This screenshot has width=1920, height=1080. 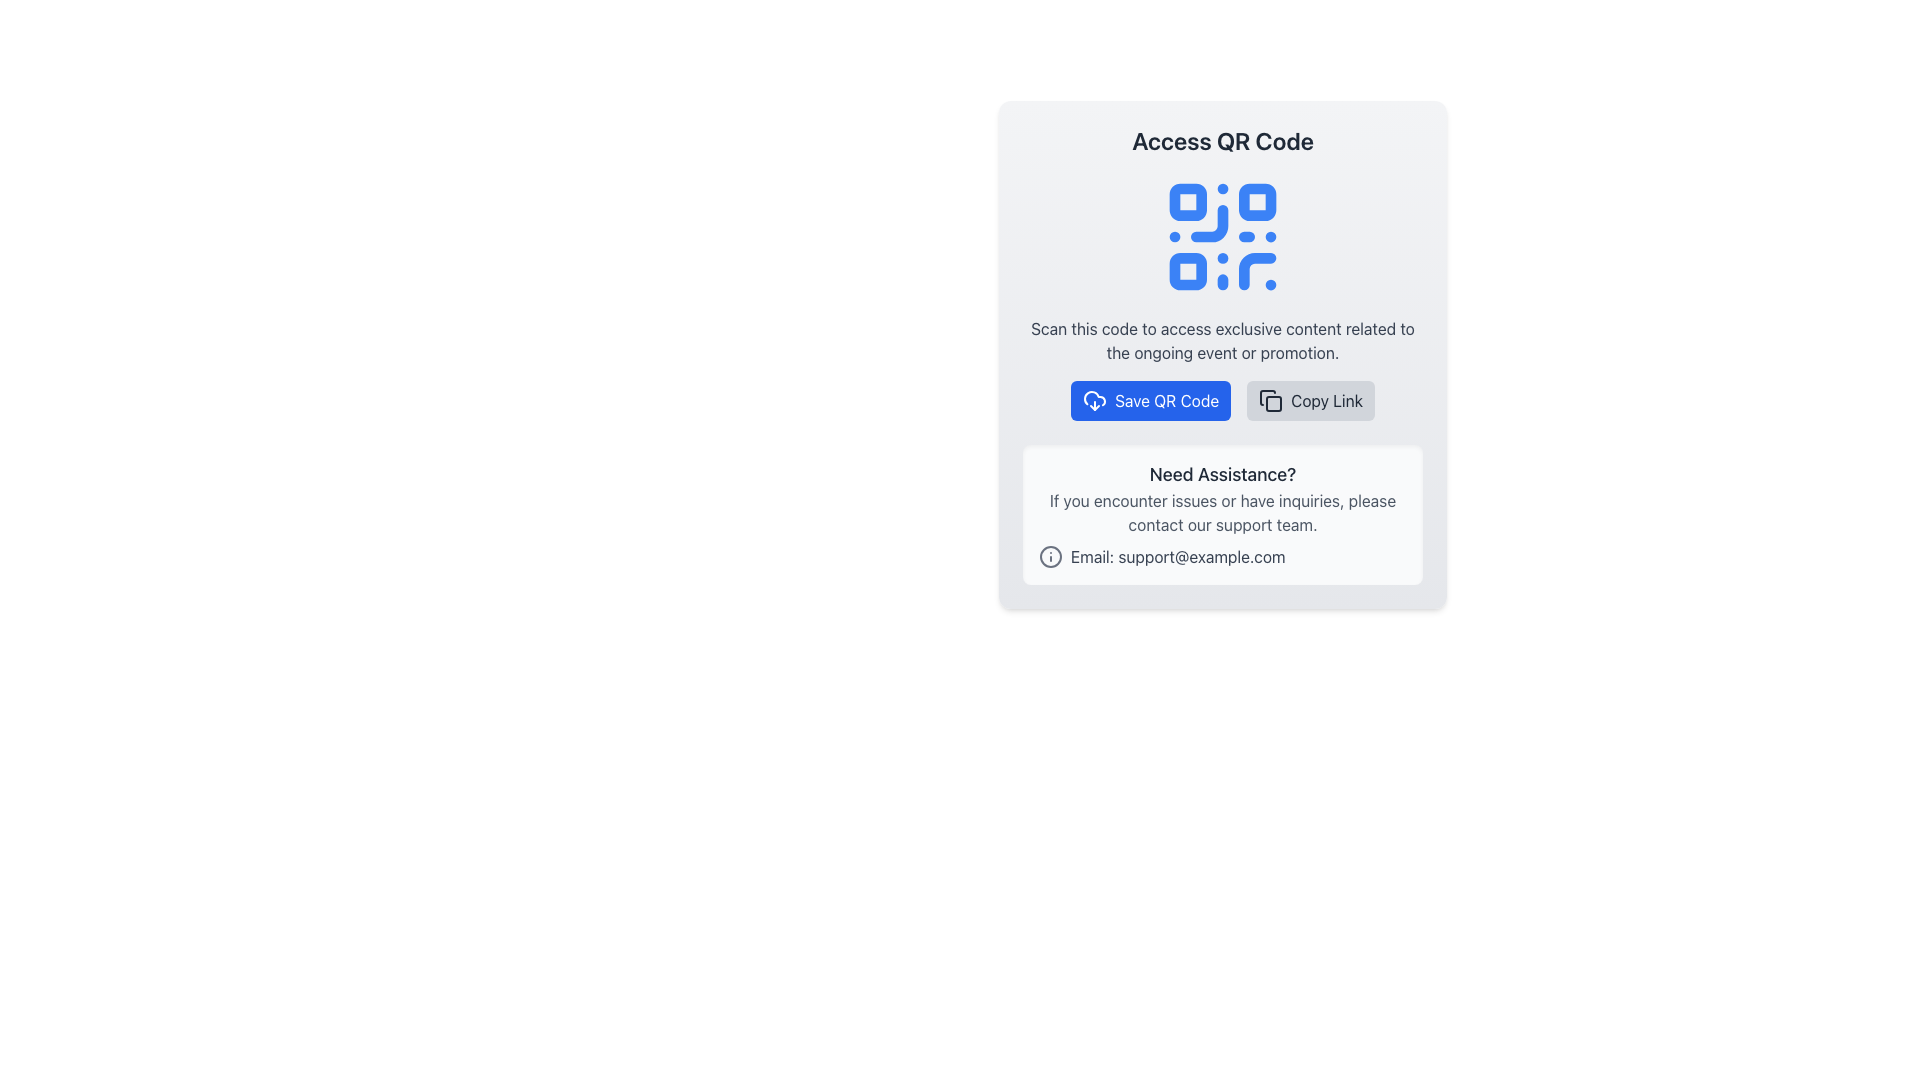 What do you see at coordinates (1222, 514) in the screenshot?
I see `contact information from the informational section titled 'Need Assistance?' which has a light gray background and contains an email hyperlink` at bounding box center [1222, 514].